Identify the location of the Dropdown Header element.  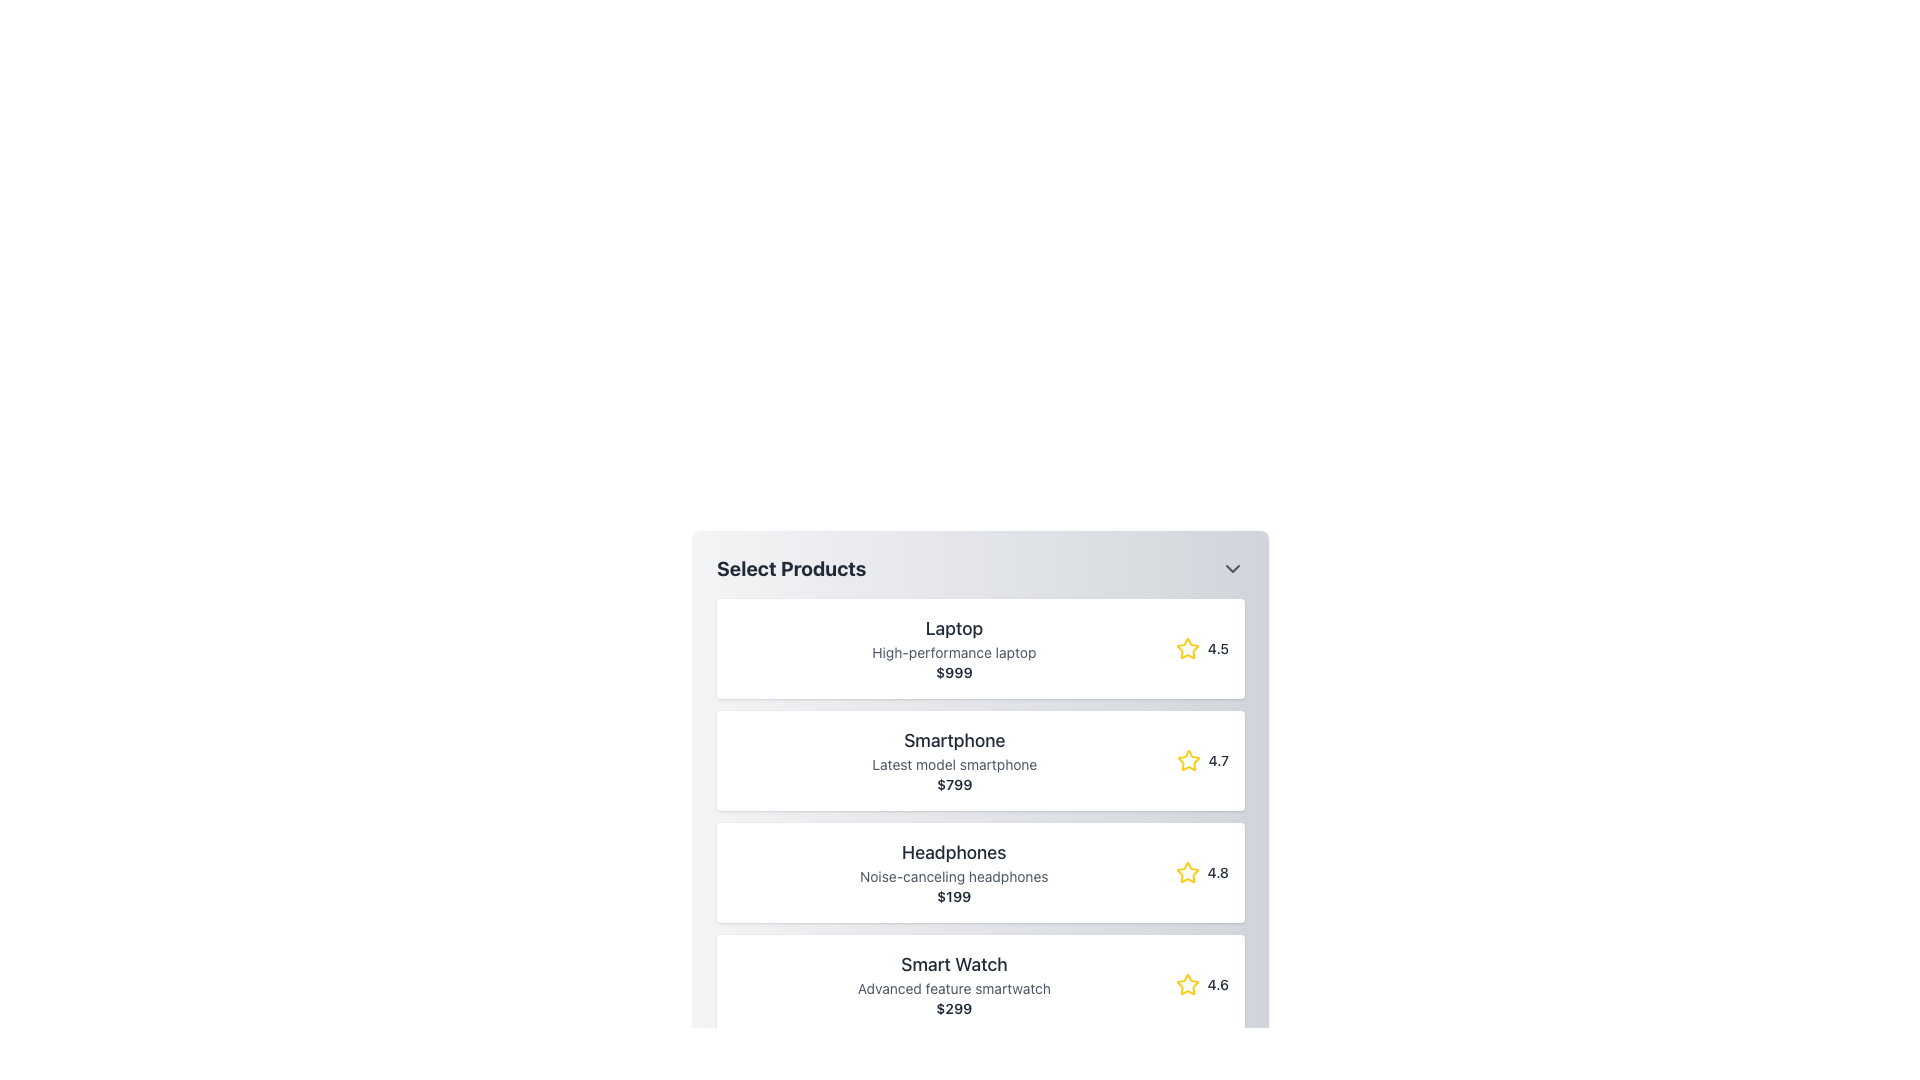
(980, 569).